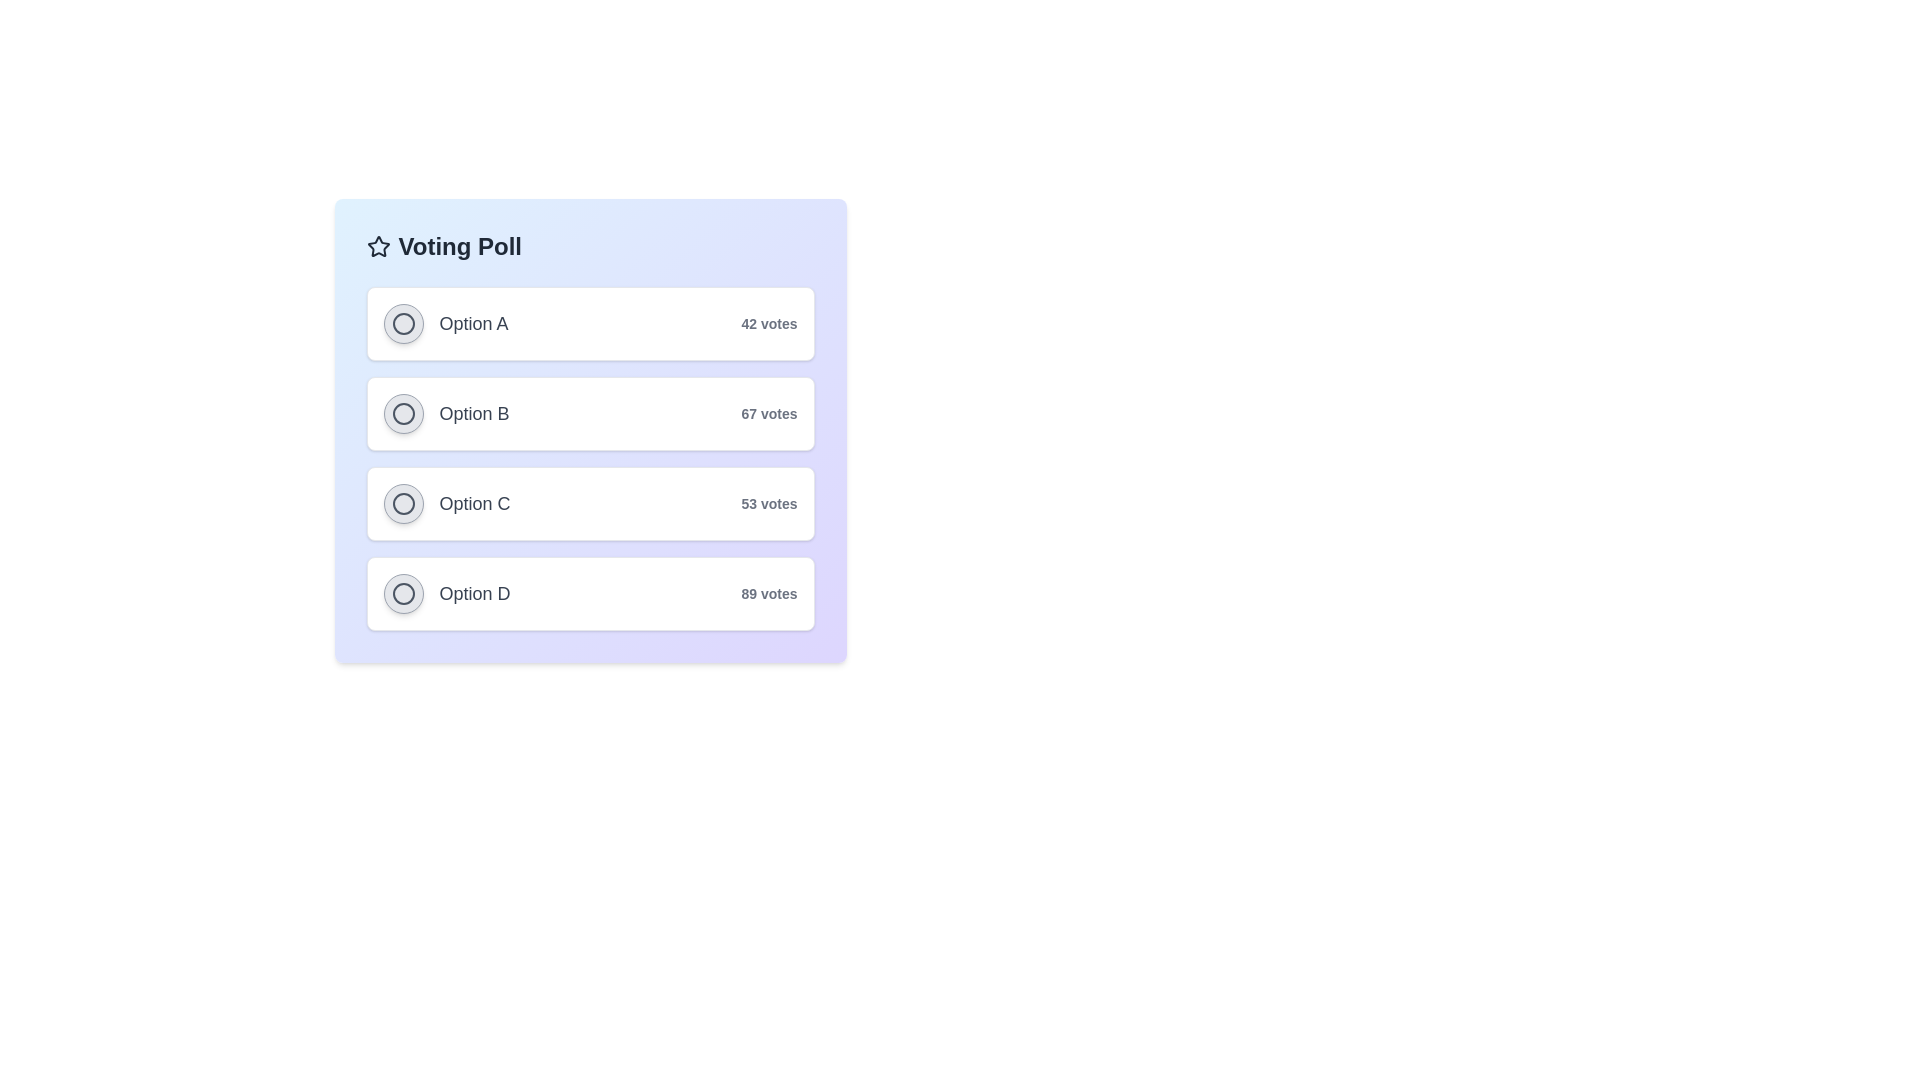 The width and height of the screenshot is (1920, 1080). I want to click on the associated vote count displayed alongside the selectable voting option 'Option B' with '67 votes', so click(589, 430).